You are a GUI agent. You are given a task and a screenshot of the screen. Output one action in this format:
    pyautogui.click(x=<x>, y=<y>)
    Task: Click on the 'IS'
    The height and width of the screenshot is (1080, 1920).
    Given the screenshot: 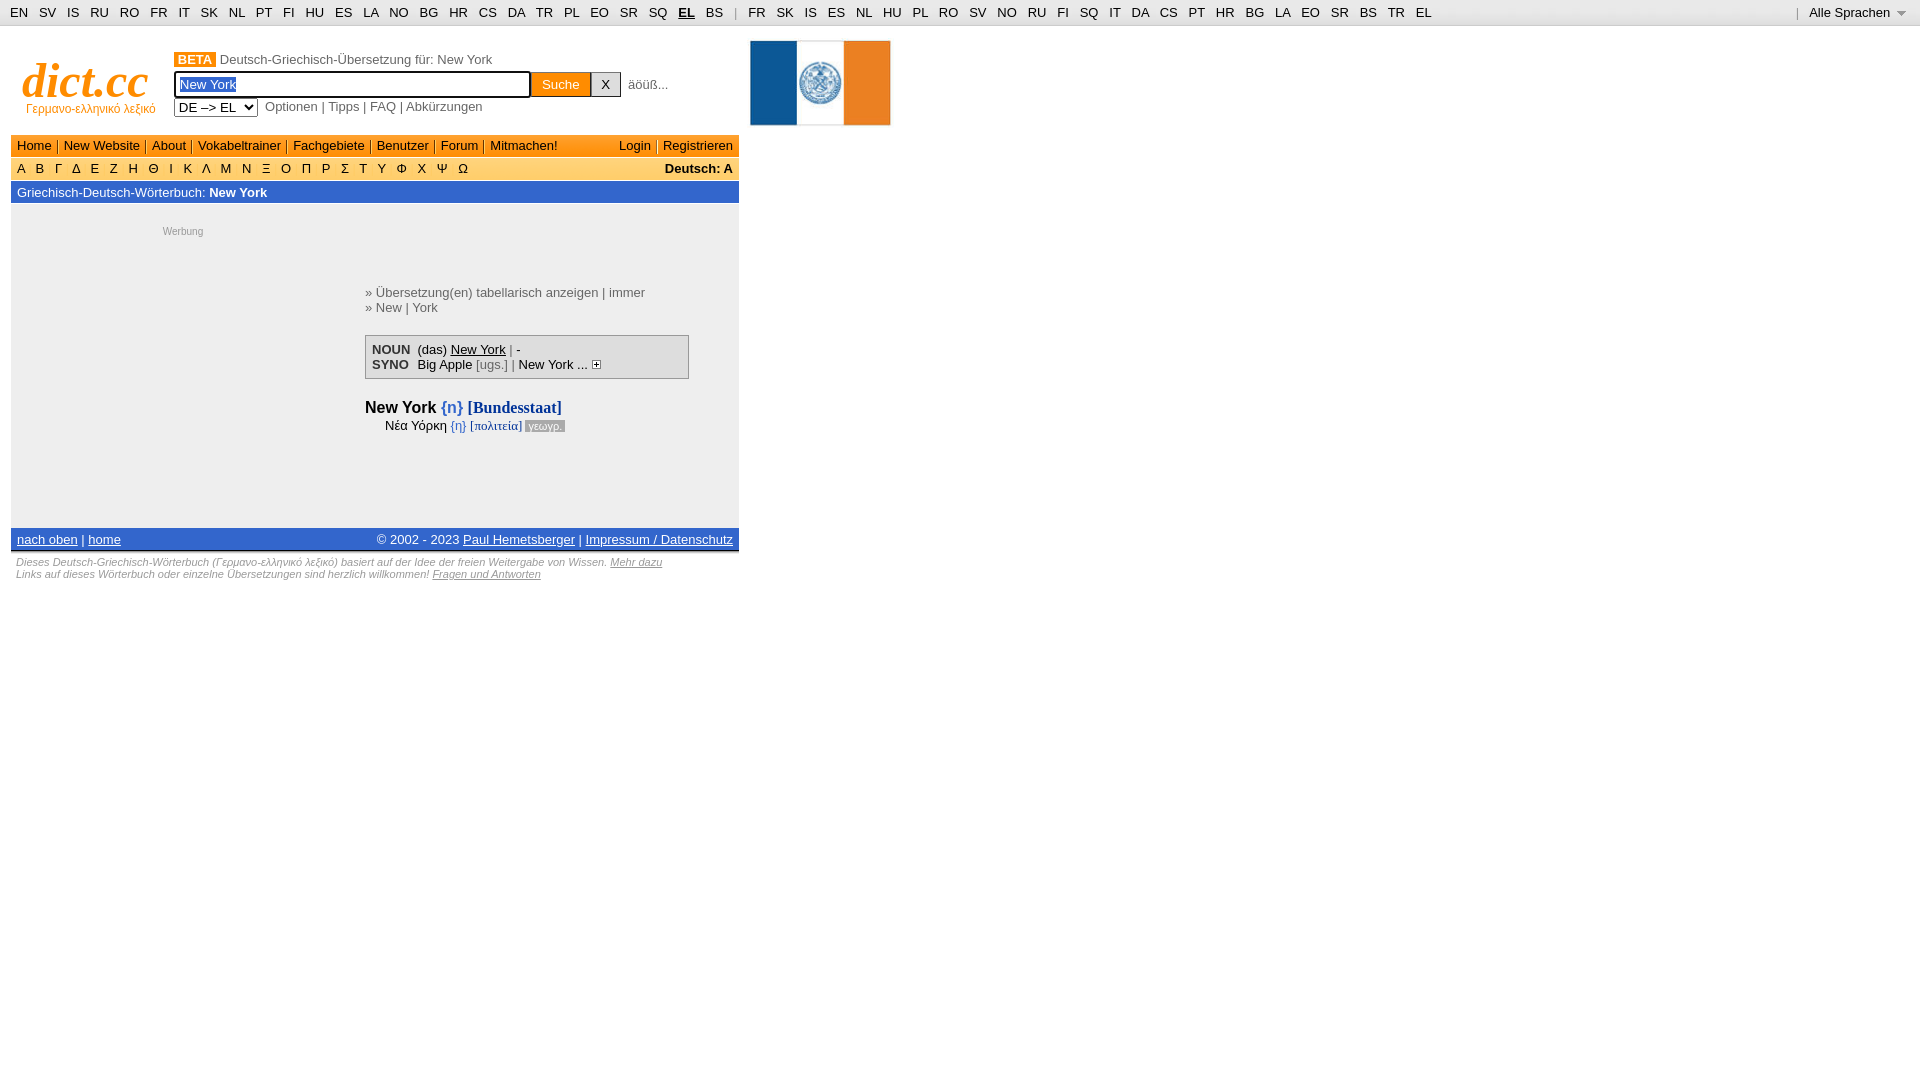 What is the action you would take?
    pyautogui.click(x=72, y=12)
    